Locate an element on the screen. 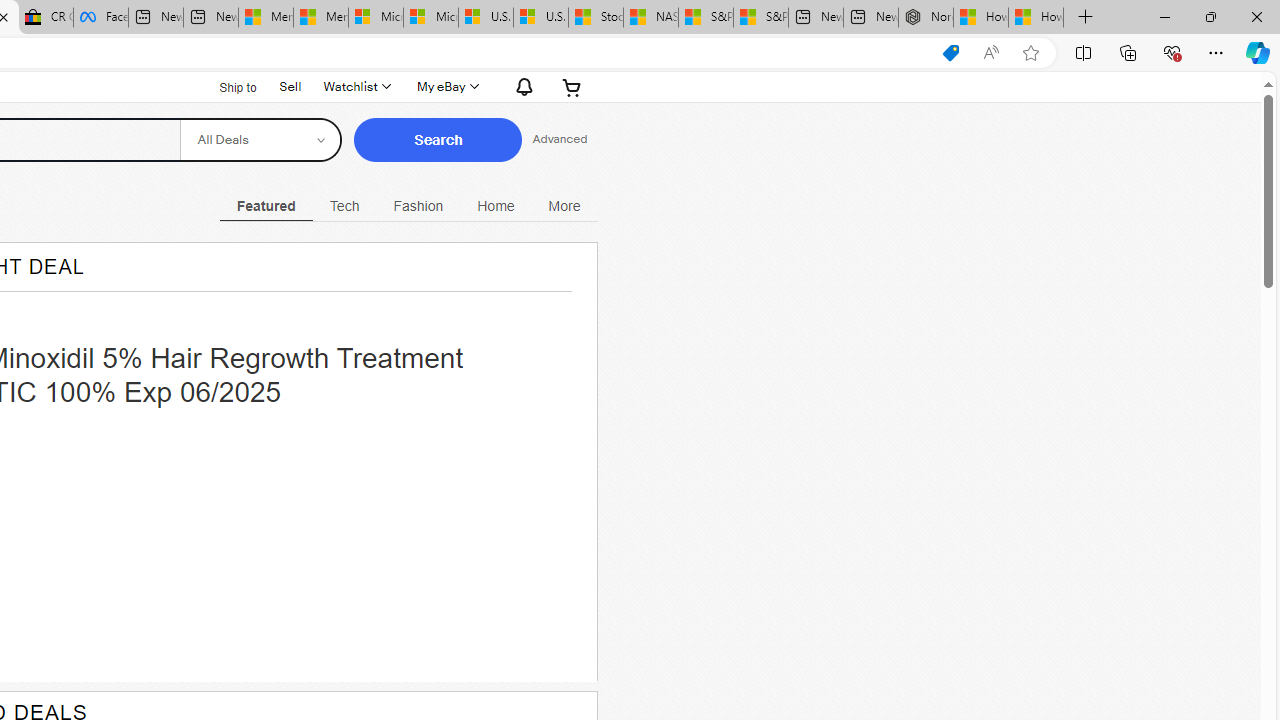  'Class: navigation-desktop-with-flyout selected open-left' is located at coordinates (265, 203).